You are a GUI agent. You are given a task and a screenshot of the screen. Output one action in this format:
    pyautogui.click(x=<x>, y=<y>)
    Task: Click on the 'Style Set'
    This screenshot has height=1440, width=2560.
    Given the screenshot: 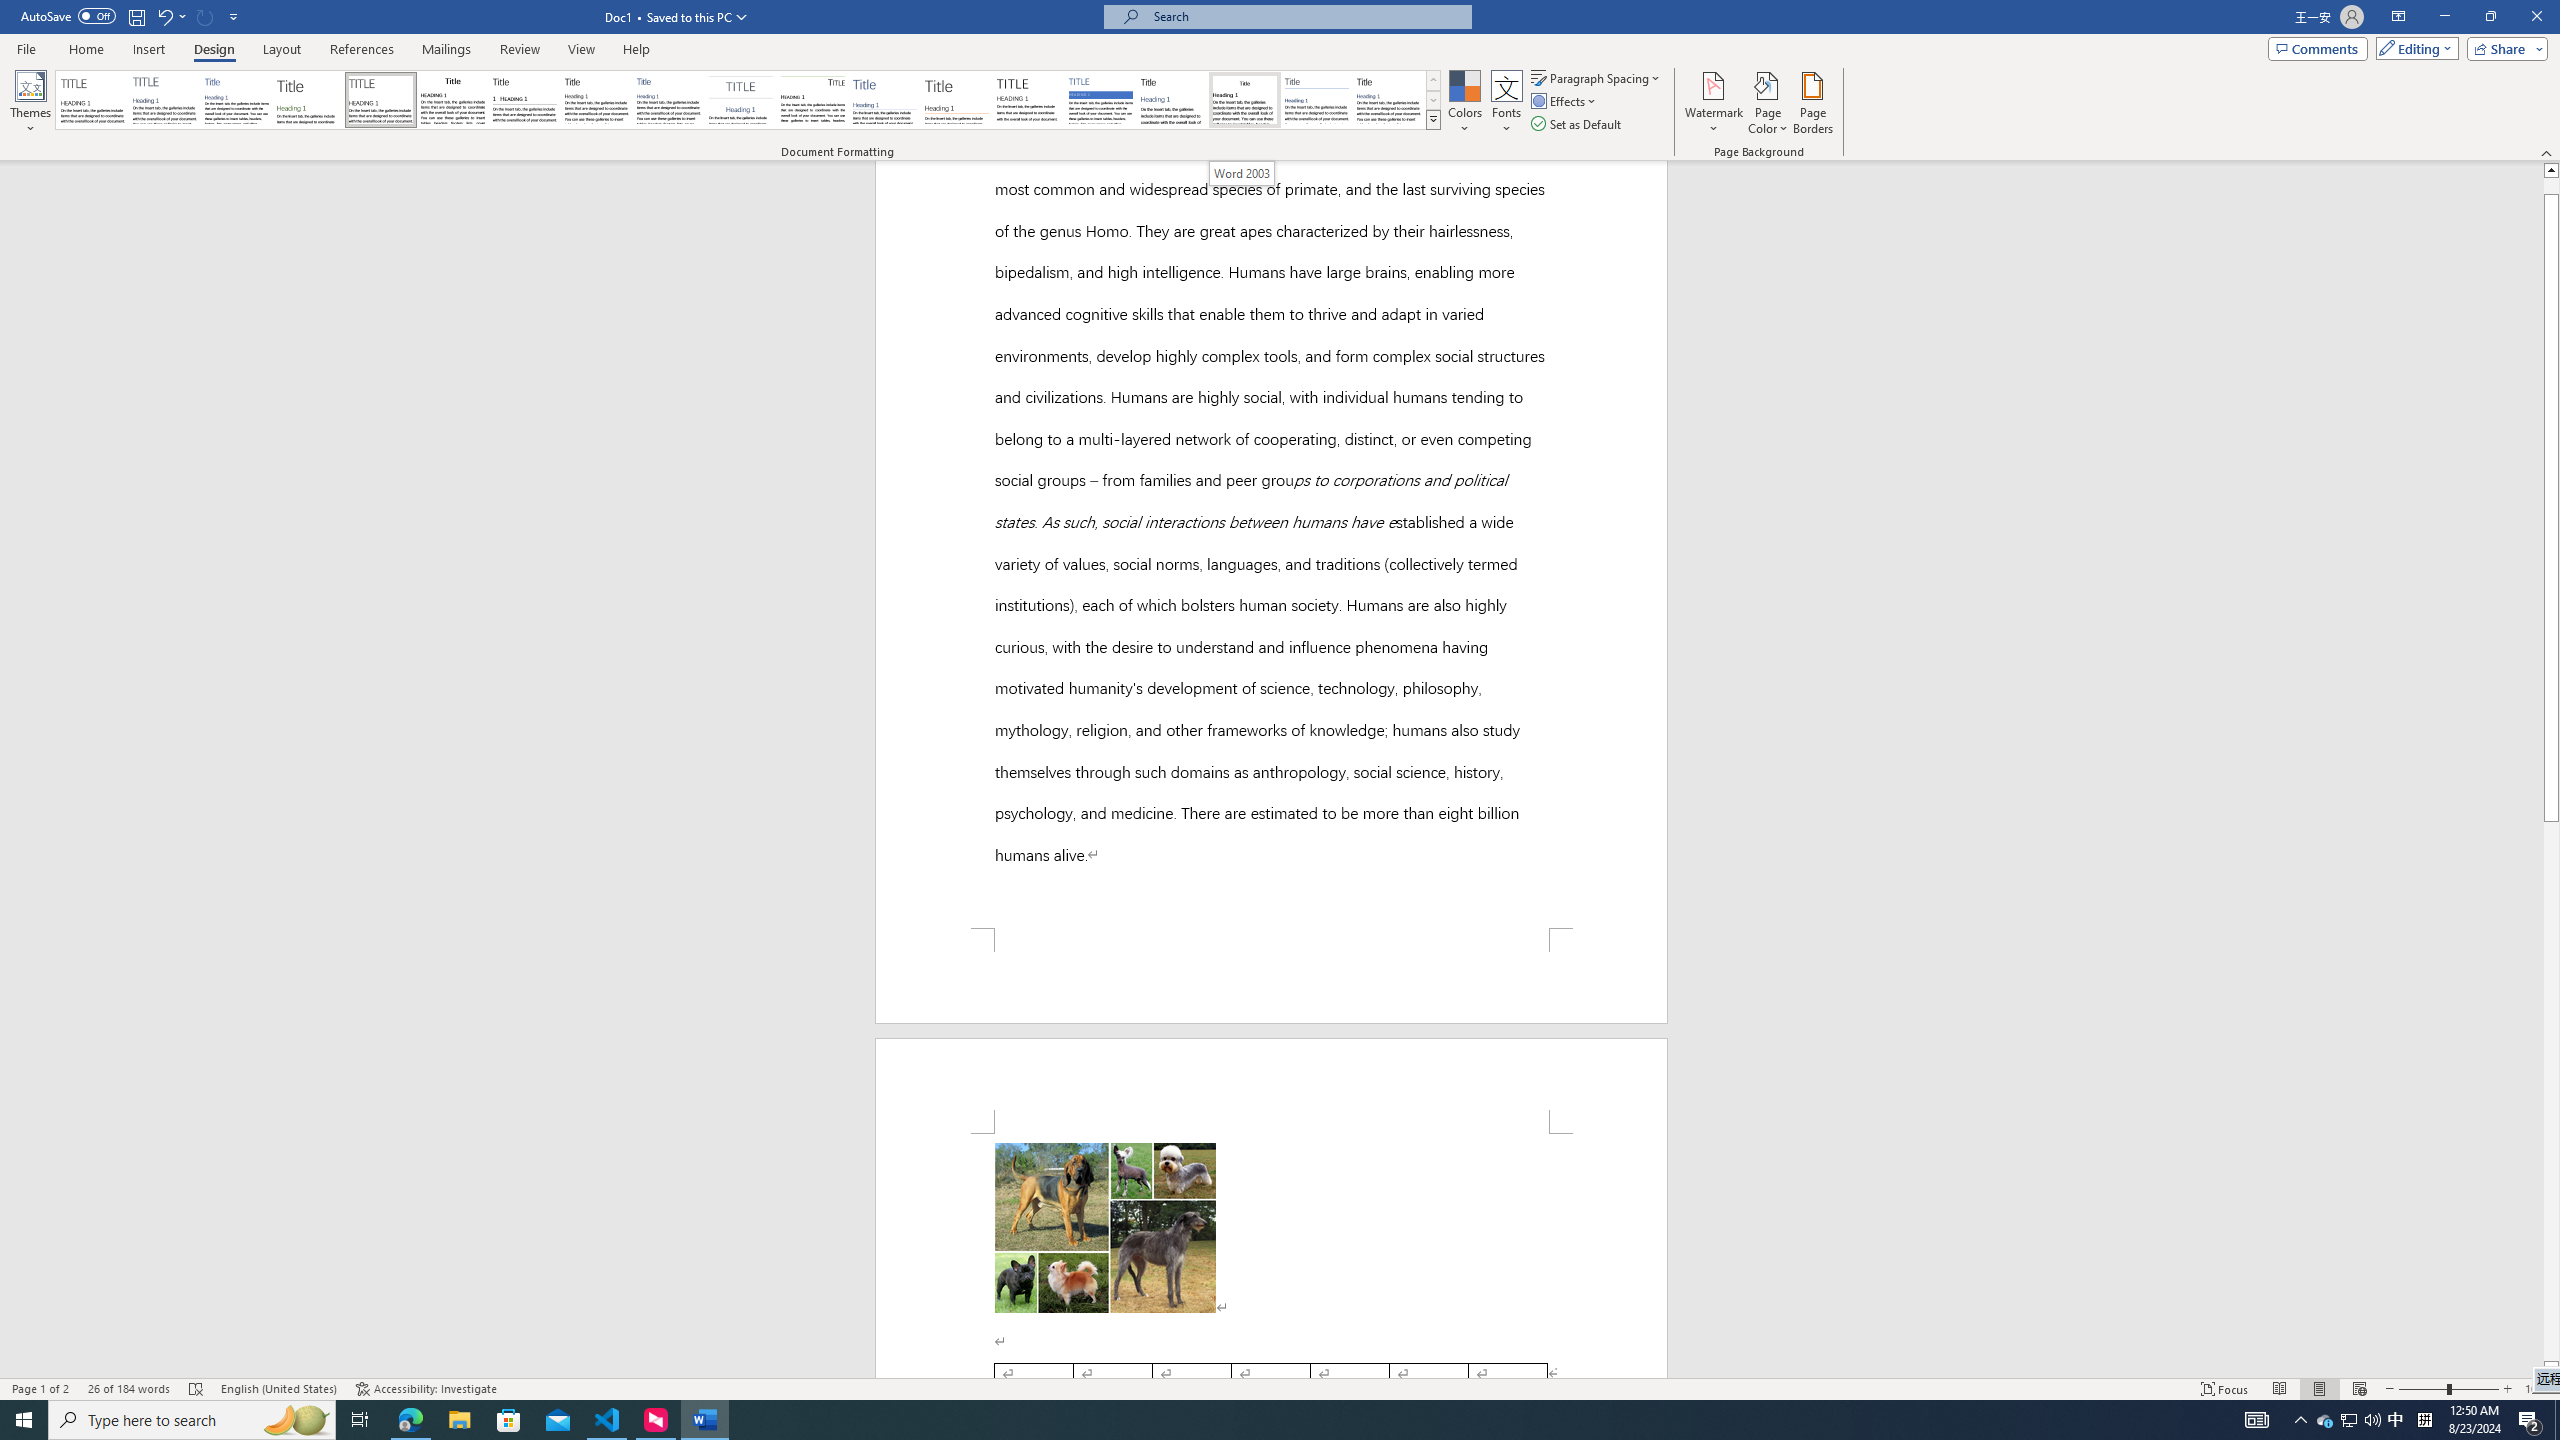 What is the action you would take?
    pyautogui.click(x=1432, y=118)
    